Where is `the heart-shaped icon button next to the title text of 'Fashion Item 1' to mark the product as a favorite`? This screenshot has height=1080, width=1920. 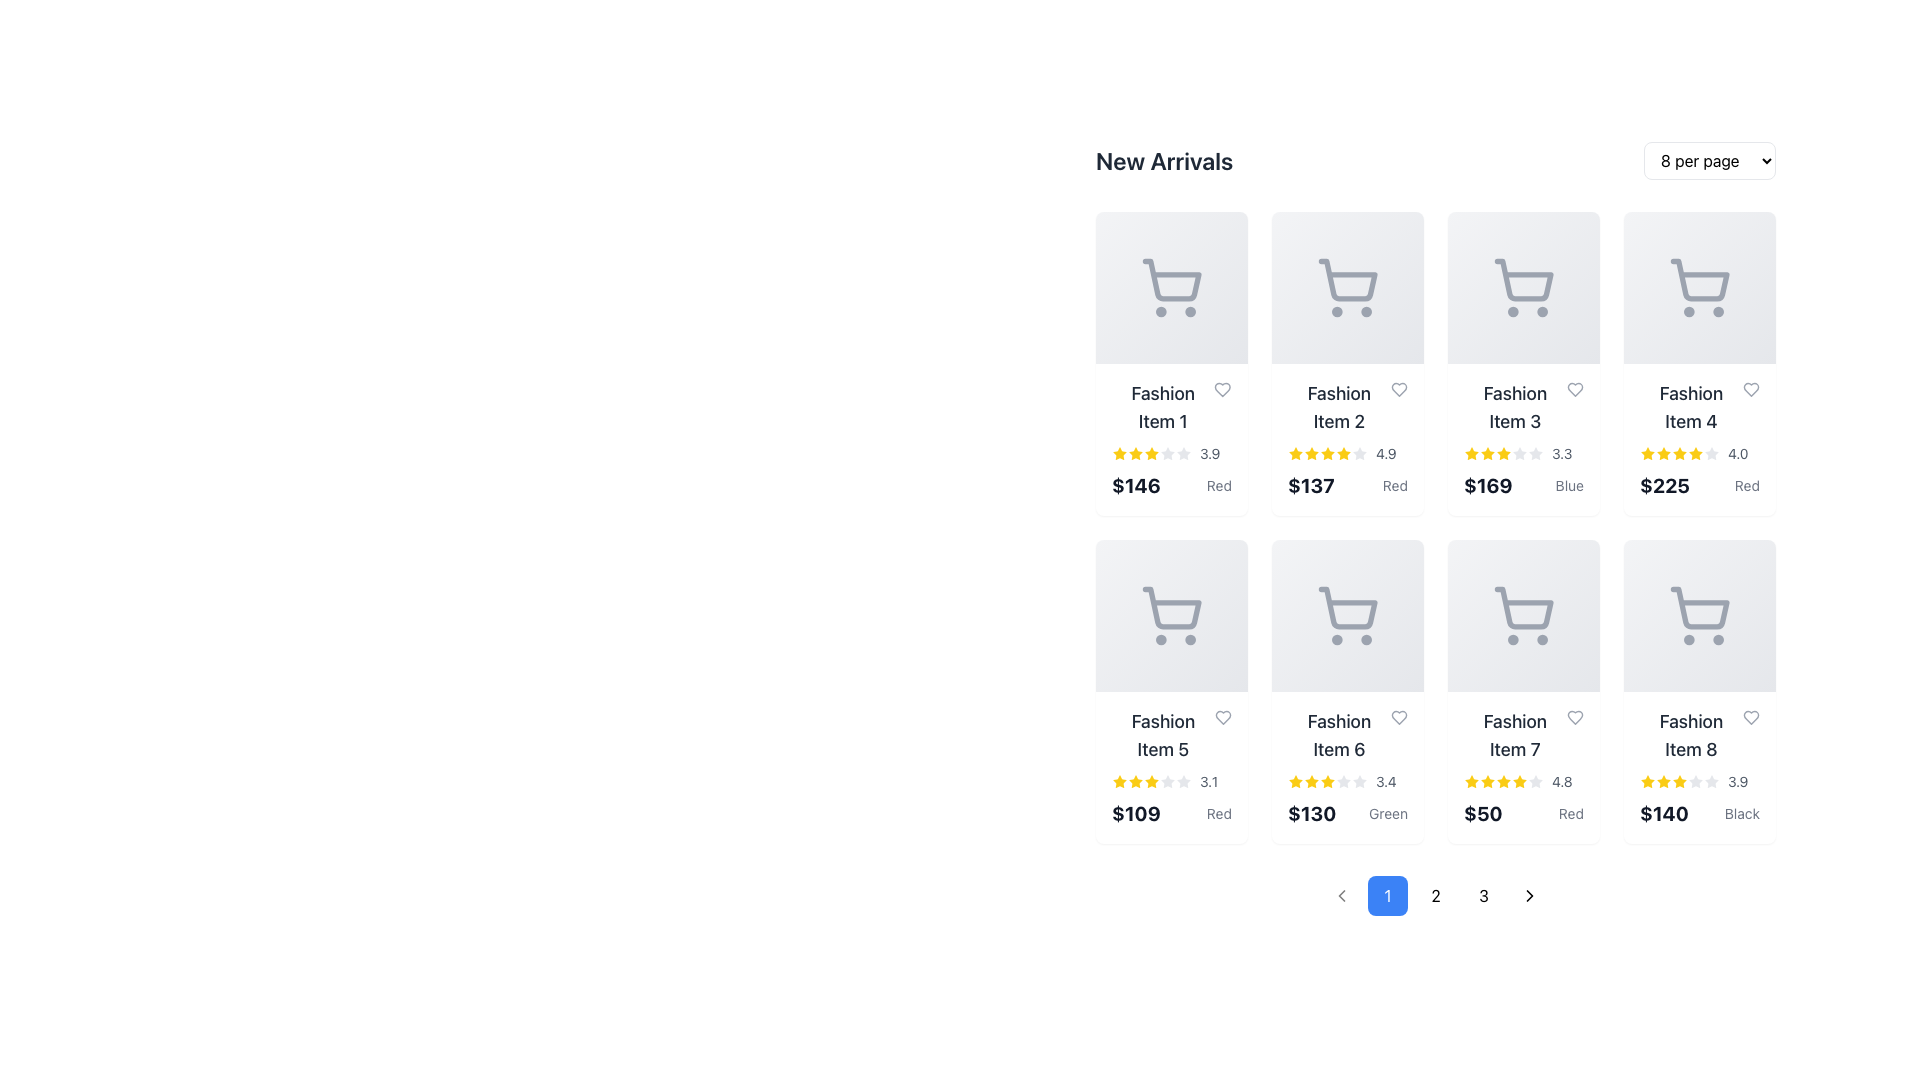 the heart-shaped icon button next to the title text of 'Fashion Item 1' to mark the product as a favorite is located at coordinates (1222, 389).